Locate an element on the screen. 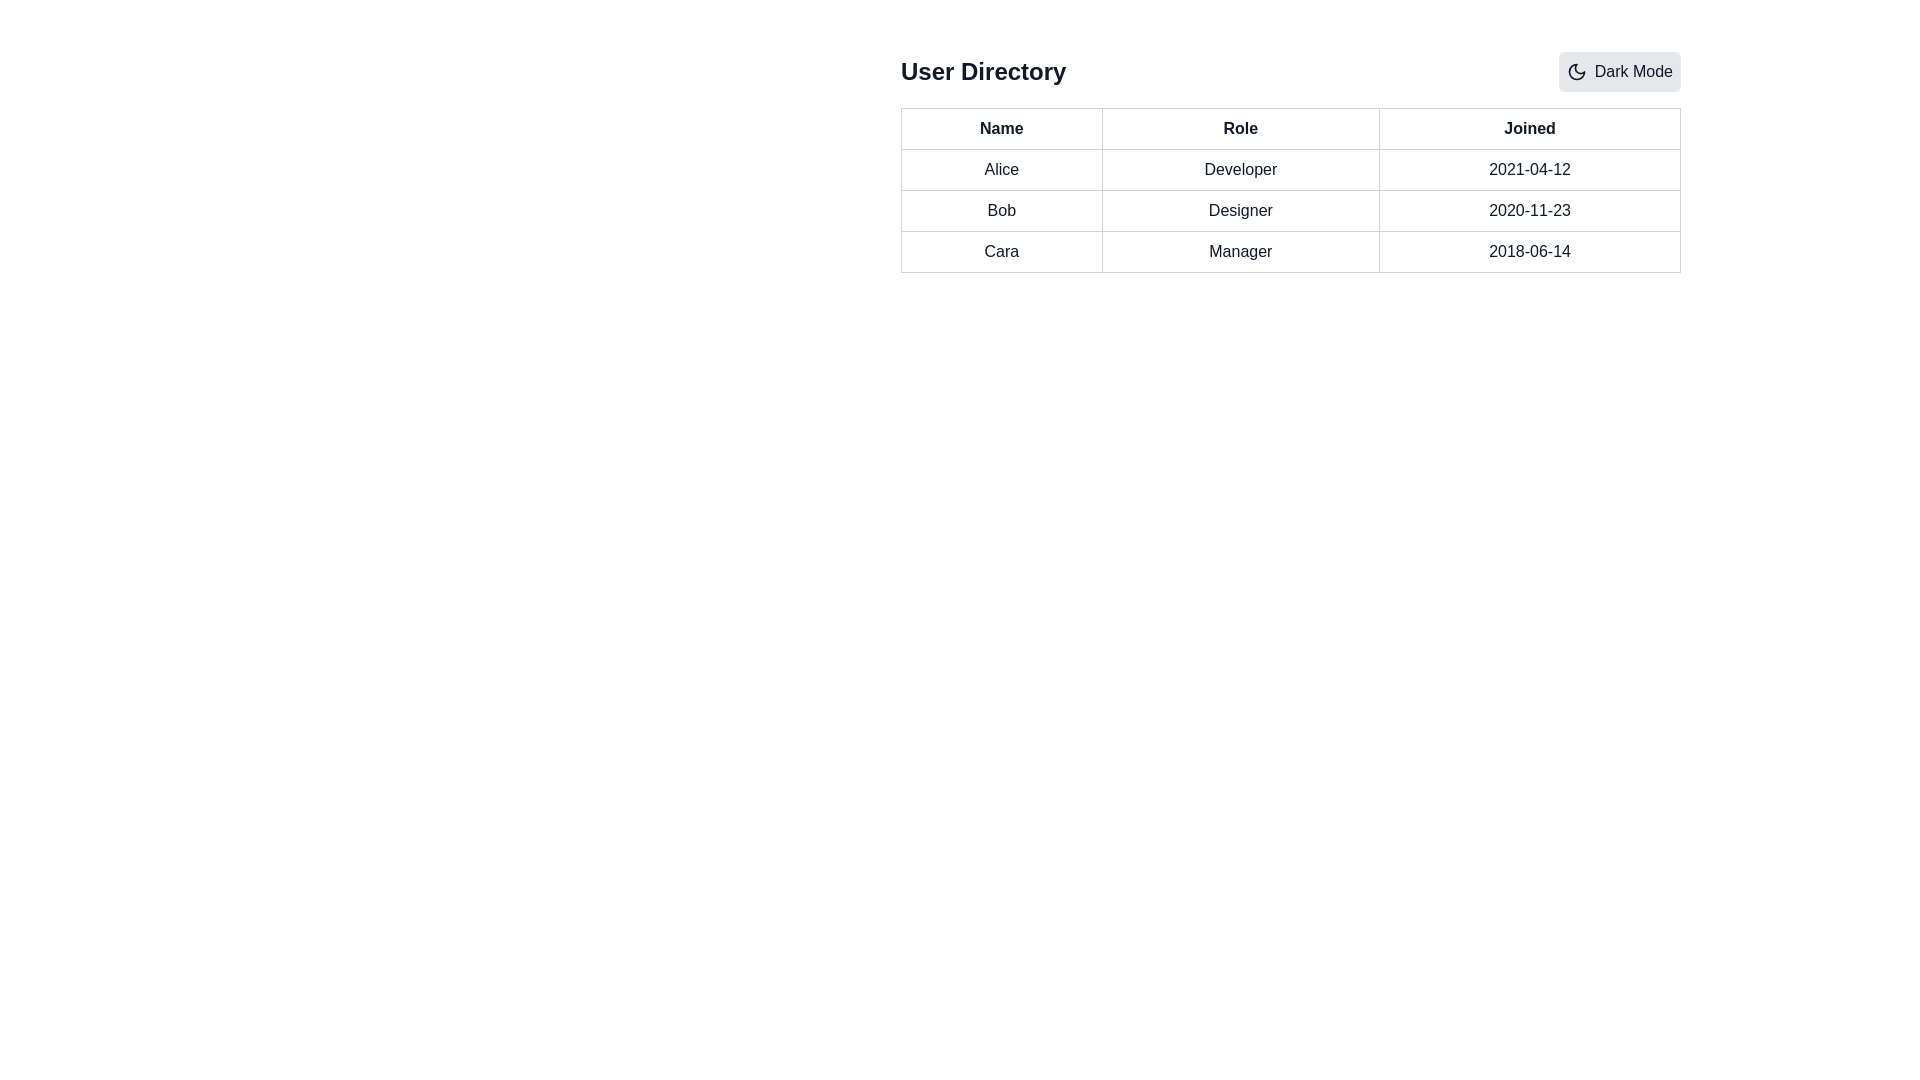 This screenshot has height=1080, width=1920. the static text label containing the word 'Designer' in the second column of the second row under the 'Role' heading in the 'User Directory' table is located at coordinates (1239, 211).